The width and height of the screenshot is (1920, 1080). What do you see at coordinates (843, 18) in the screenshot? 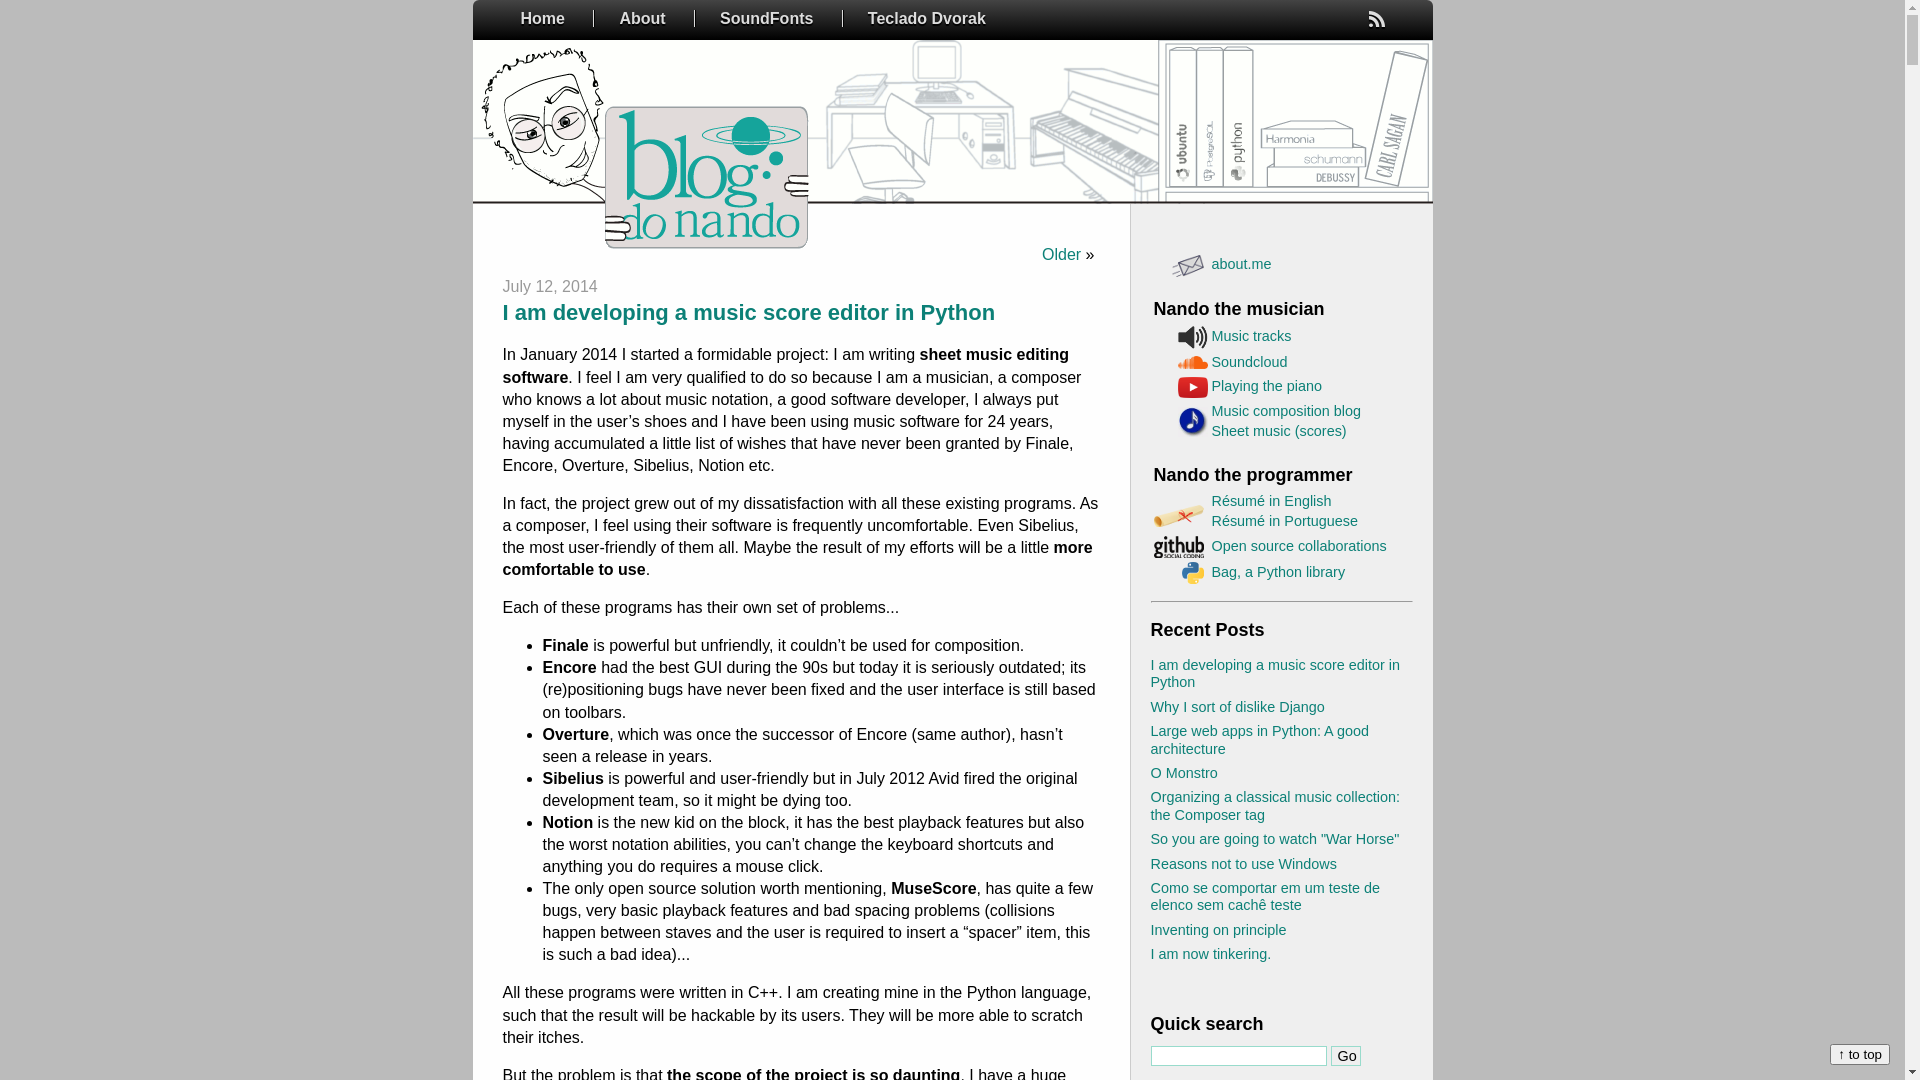
I see `'Teclado Dvorak'` at bounding box center [843, 18].